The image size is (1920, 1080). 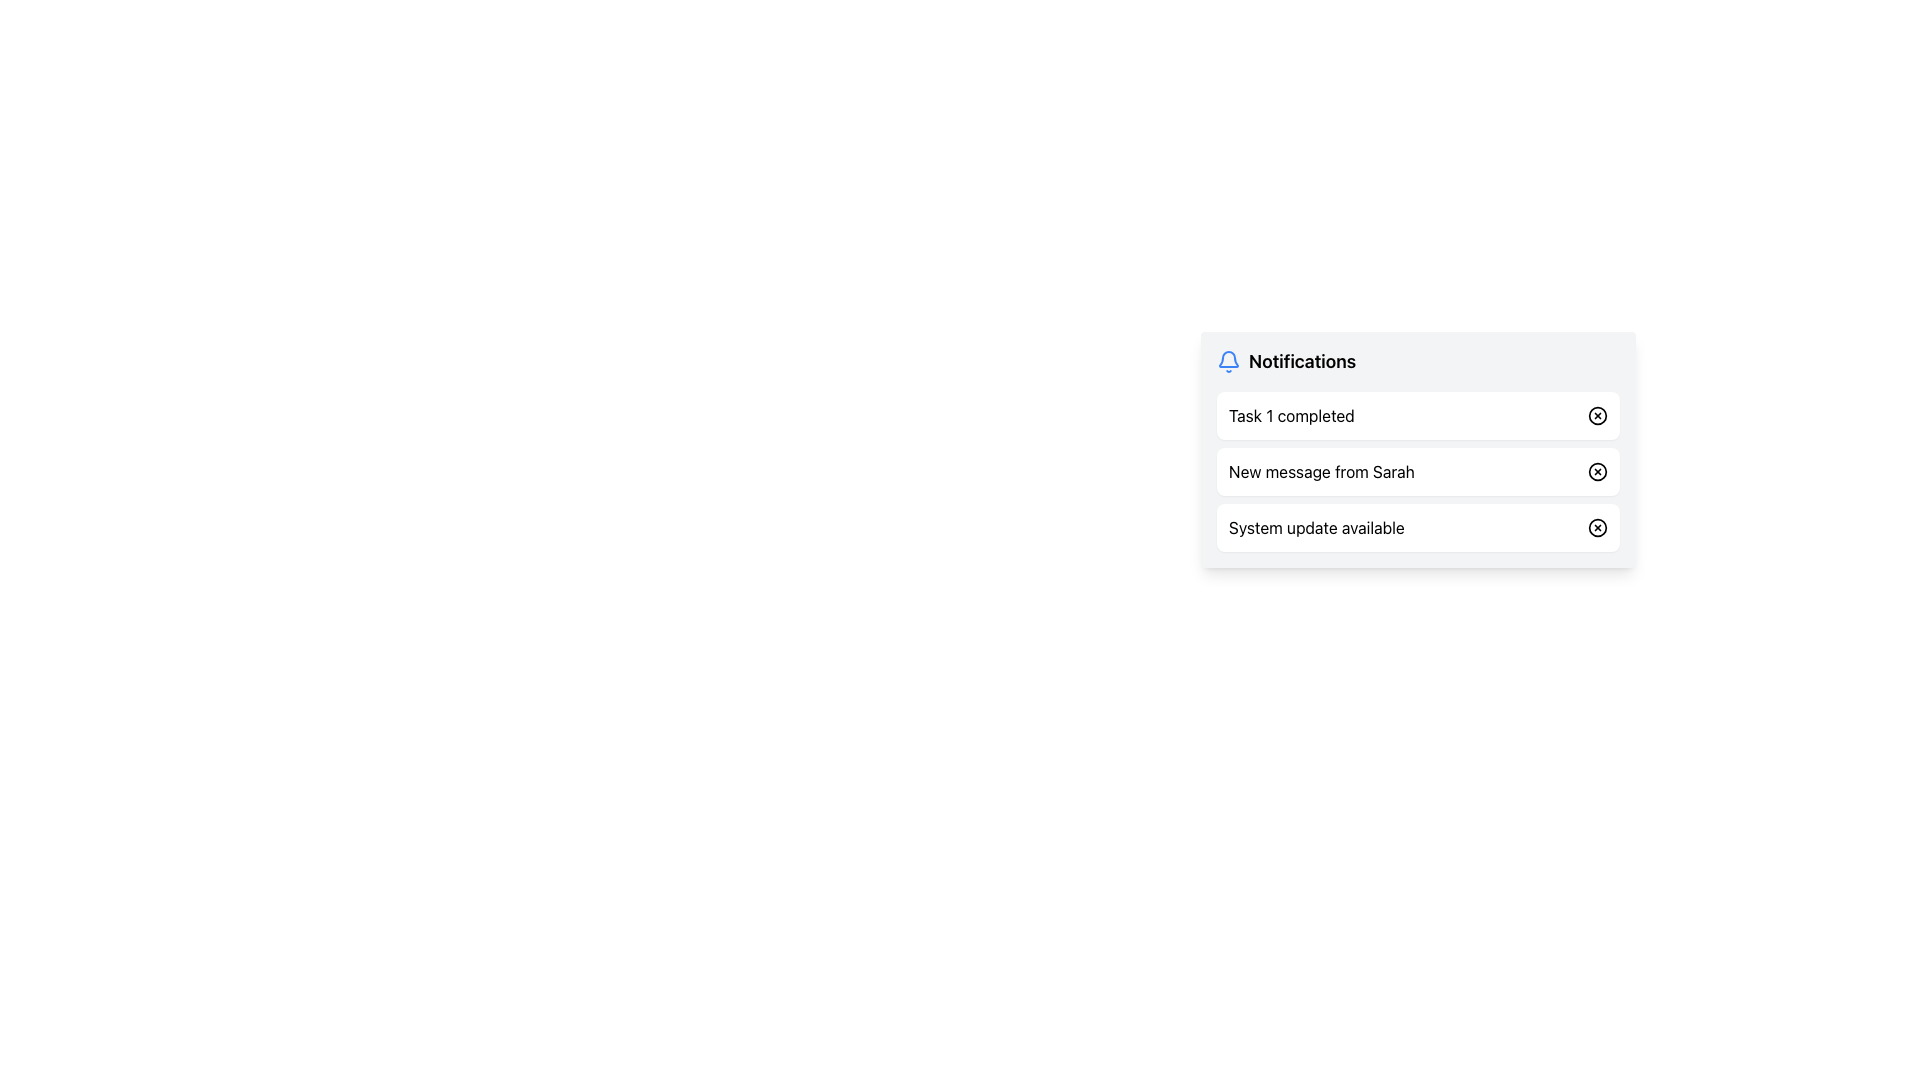 I want to click on the dismiss button on the right side of the 'New message from Sarah' notification, so click(x=1597, y=471).